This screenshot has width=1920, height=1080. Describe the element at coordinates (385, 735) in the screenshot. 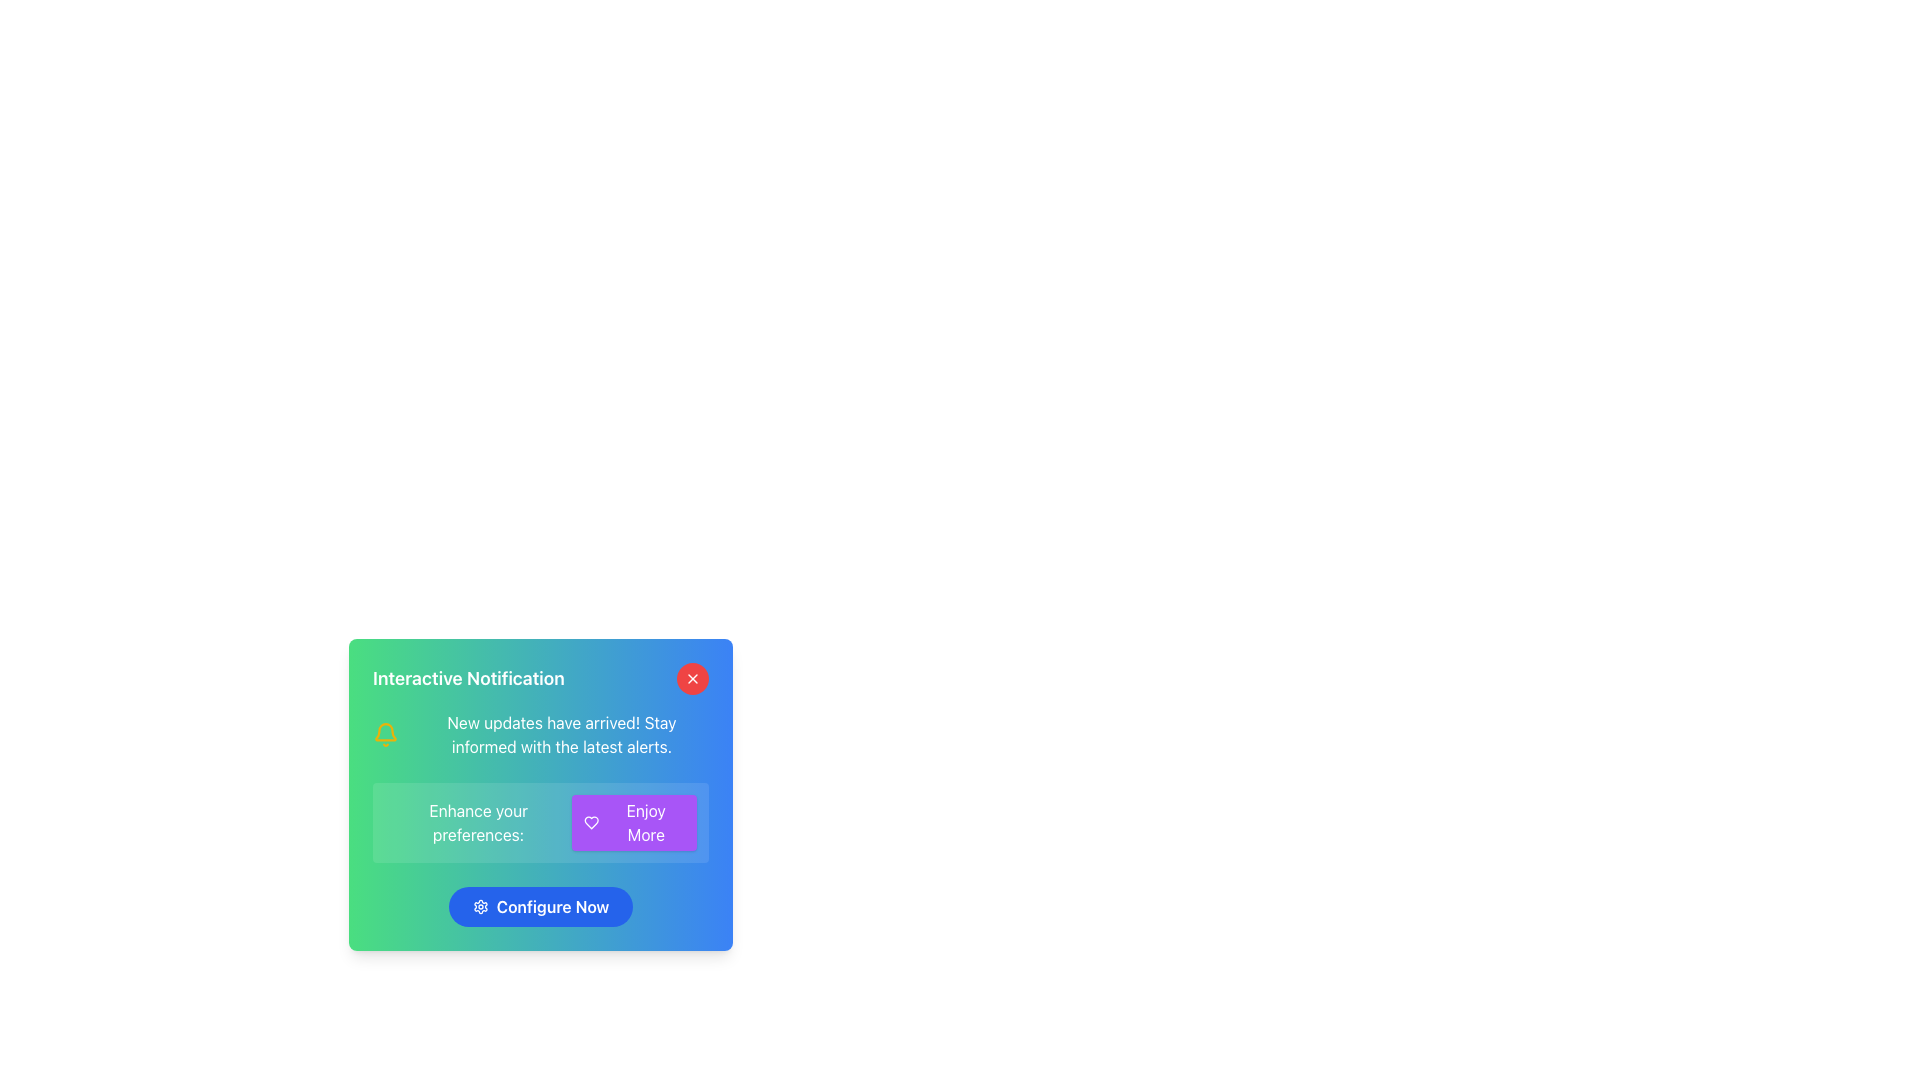

I see `the yellow bell icon located in the notification panel, which is positioned` at that location.